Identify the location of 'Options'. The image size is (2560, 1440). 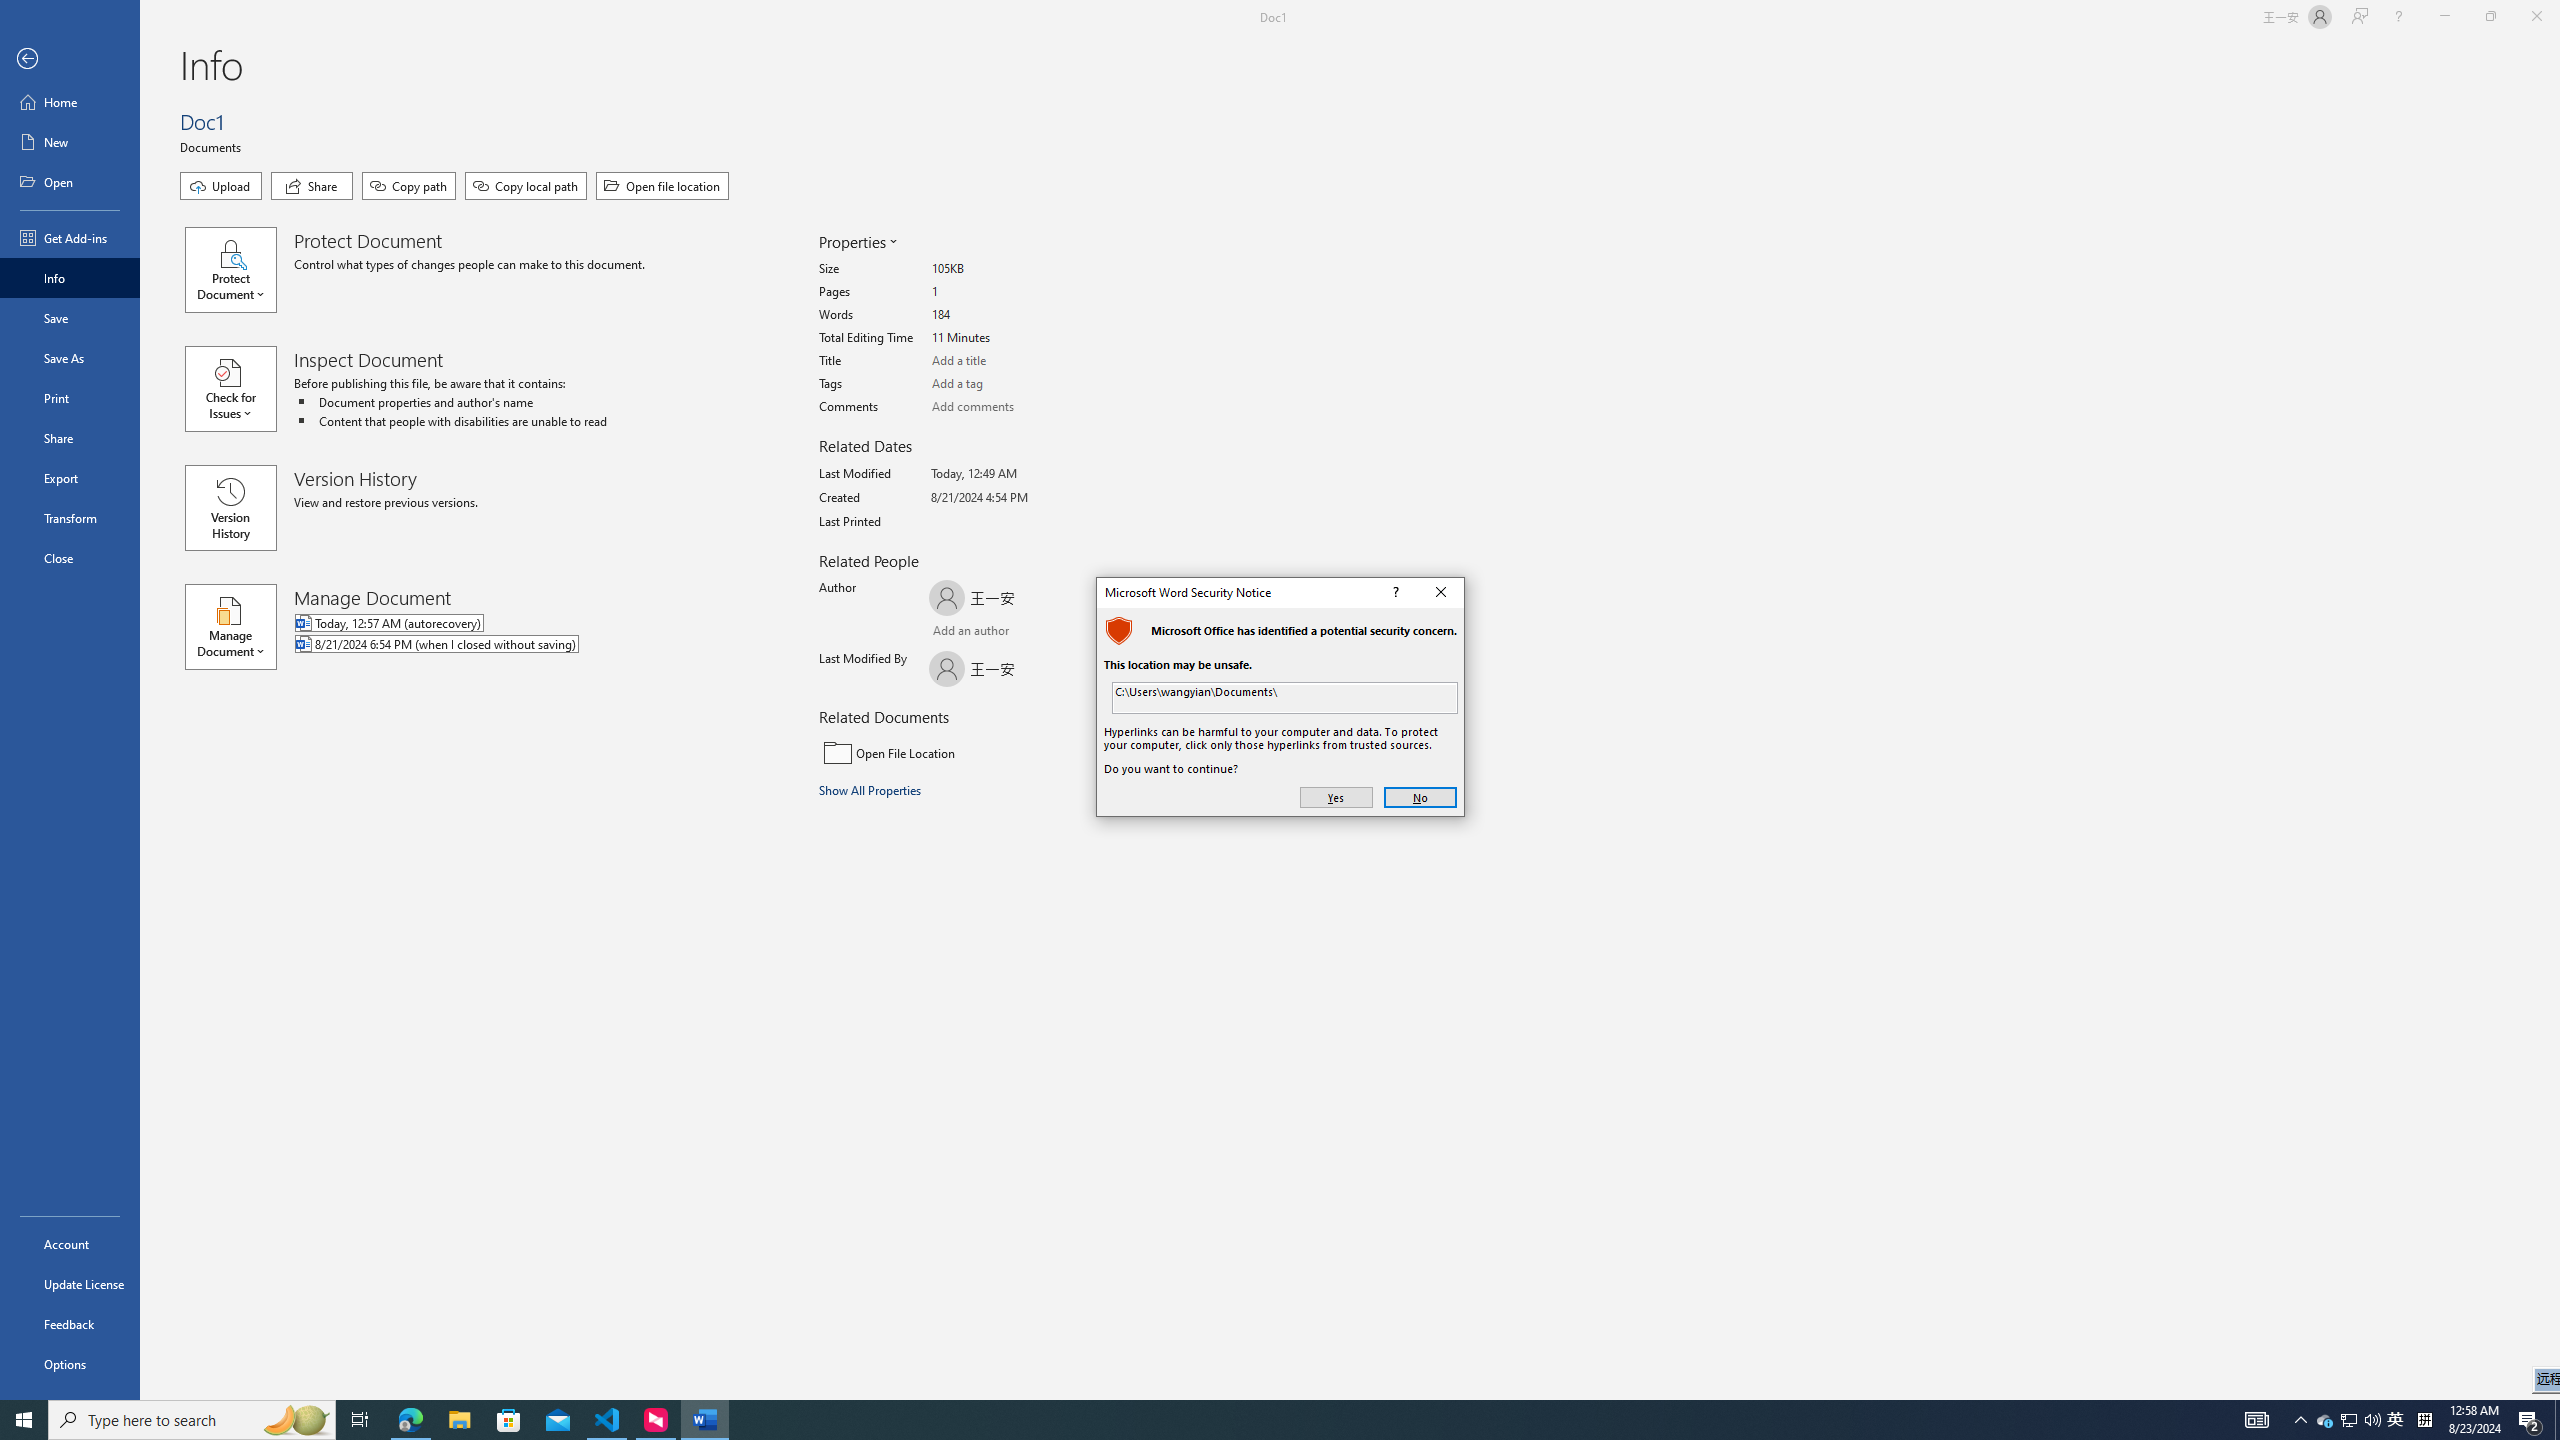
(69, 1363).